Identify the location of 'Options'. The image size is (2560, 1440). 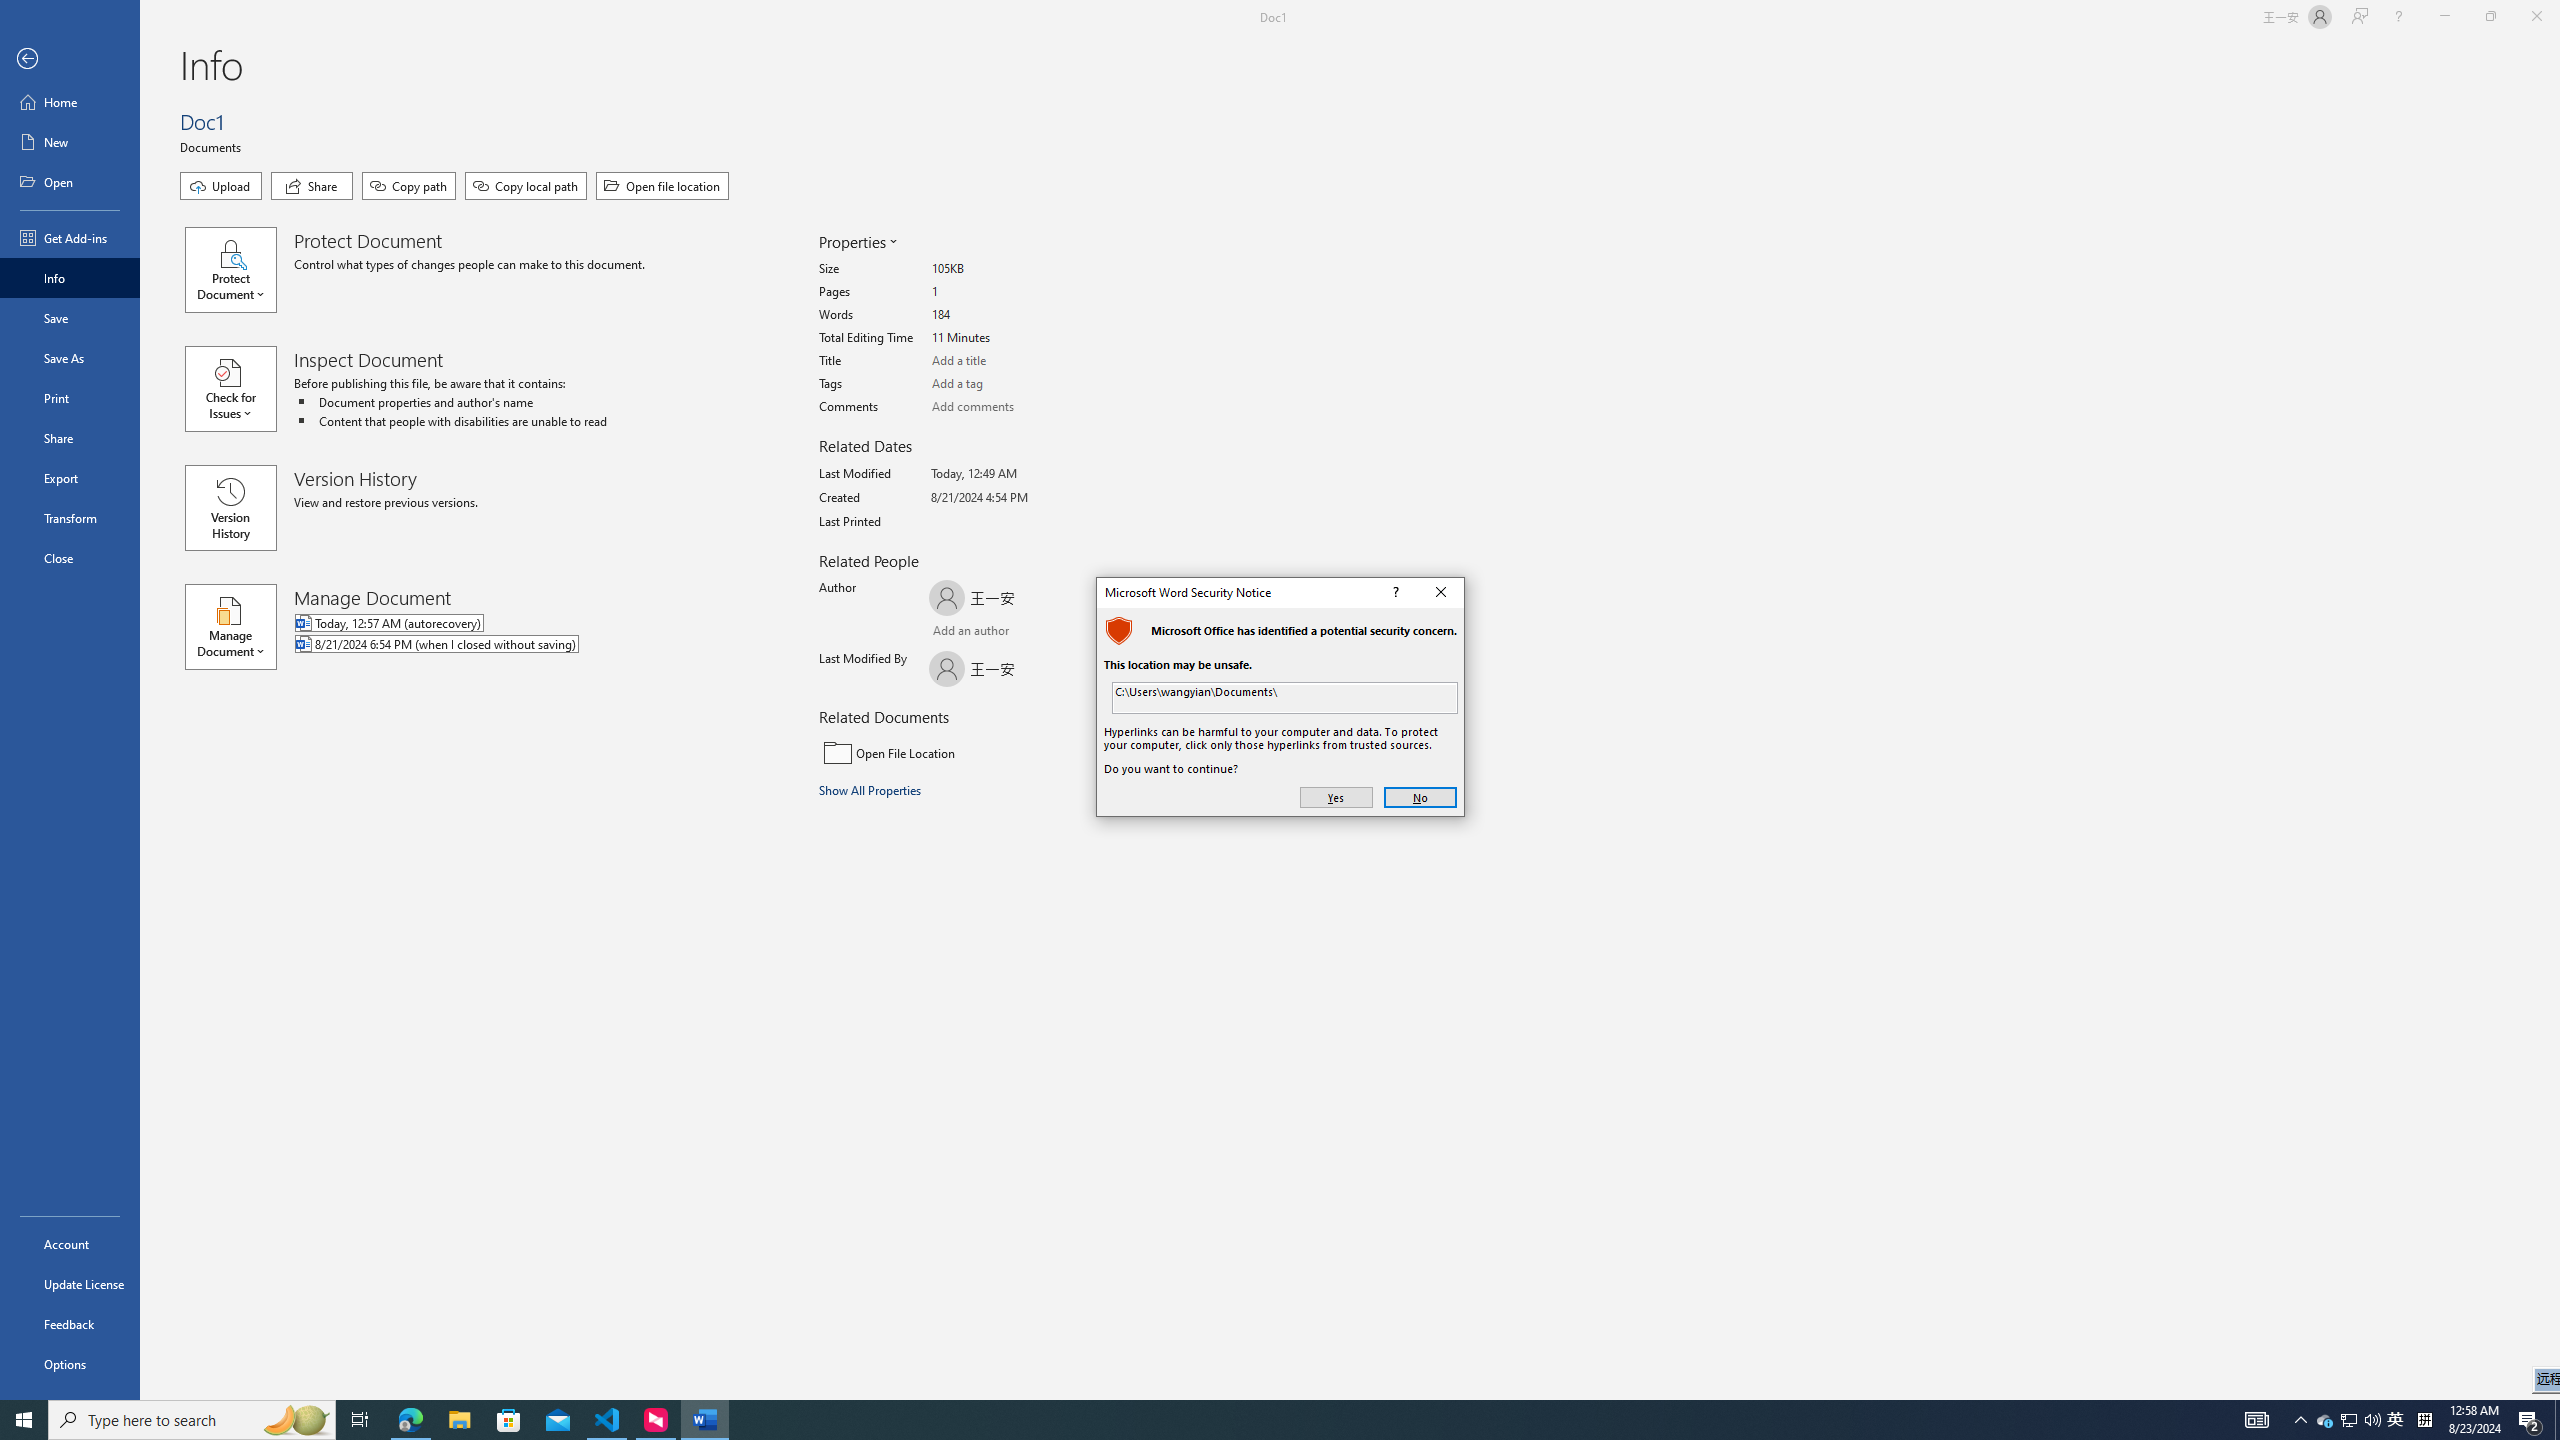
(69, 1363).